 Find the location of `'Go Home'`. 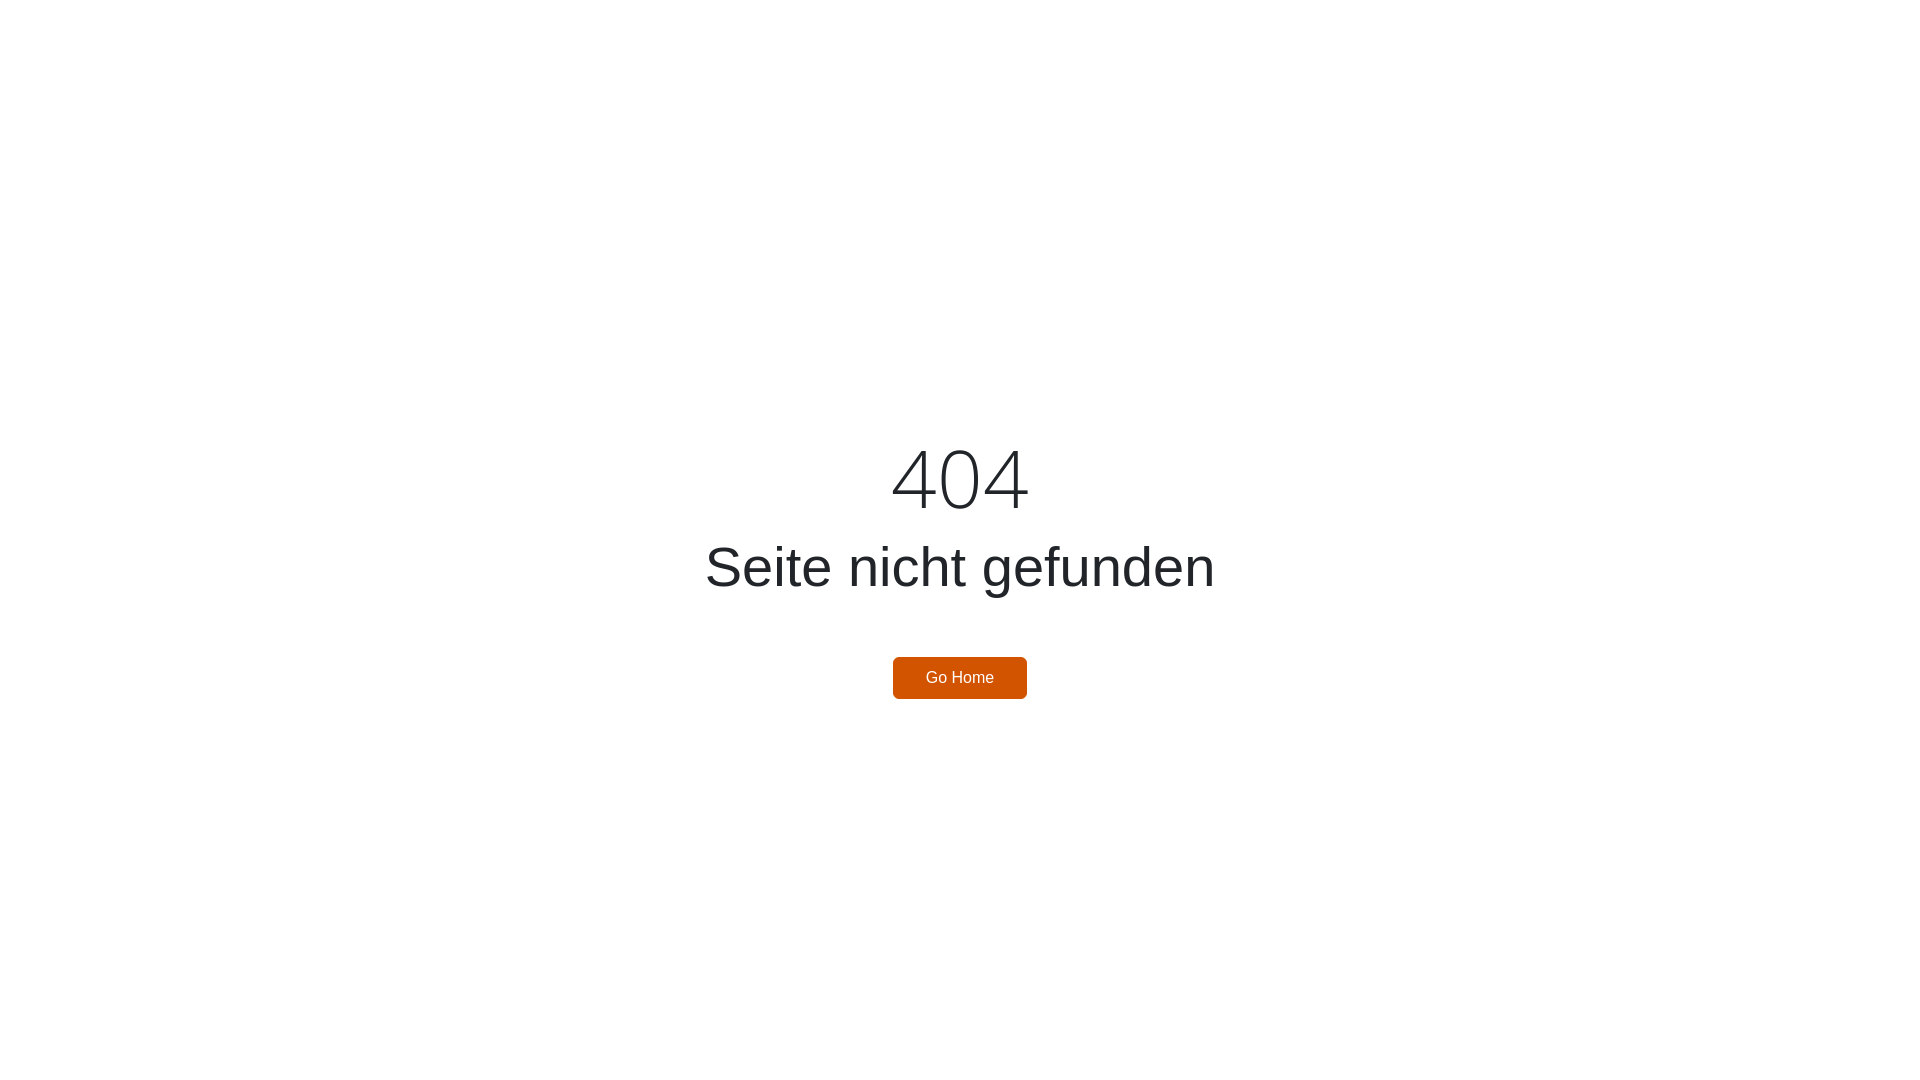

'Go Home' is located at coordinates (960, 677).